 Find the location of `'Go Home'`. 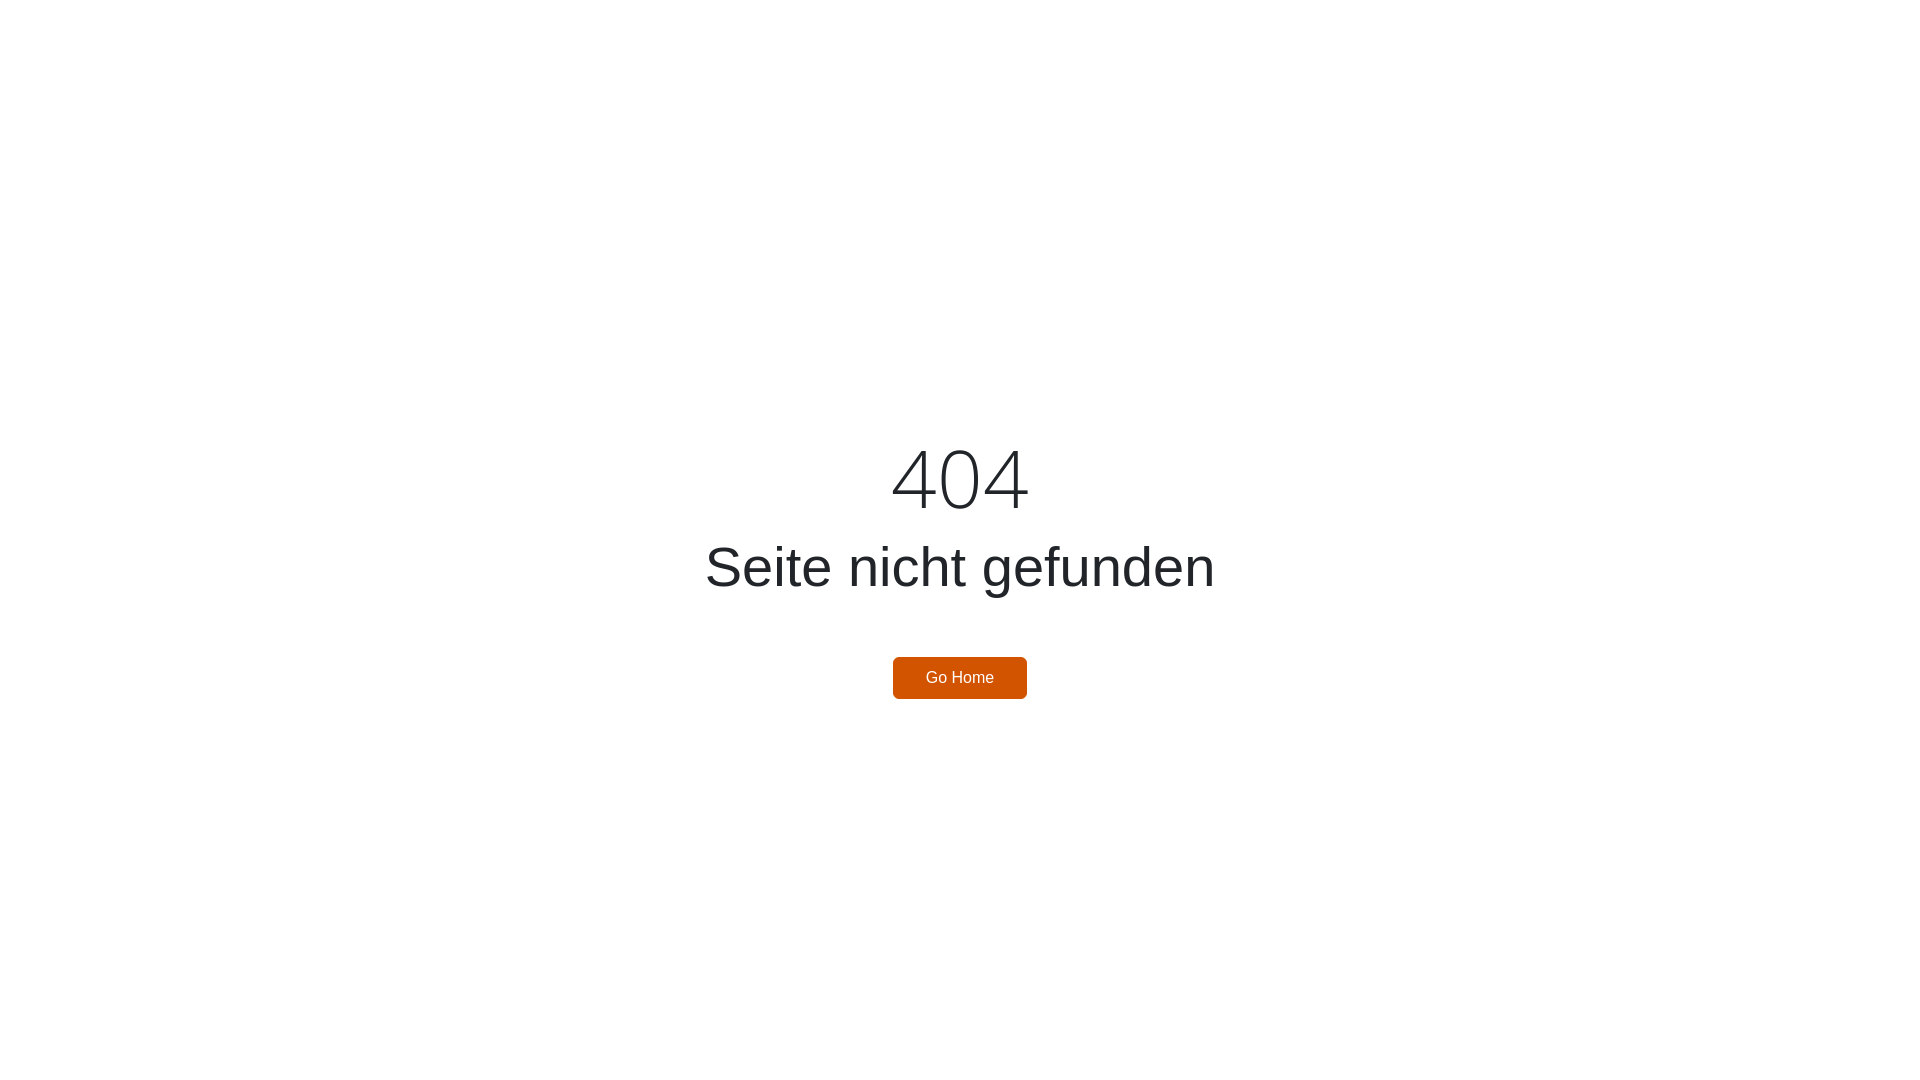

'Go Home' is located at coordinates (960, 677).